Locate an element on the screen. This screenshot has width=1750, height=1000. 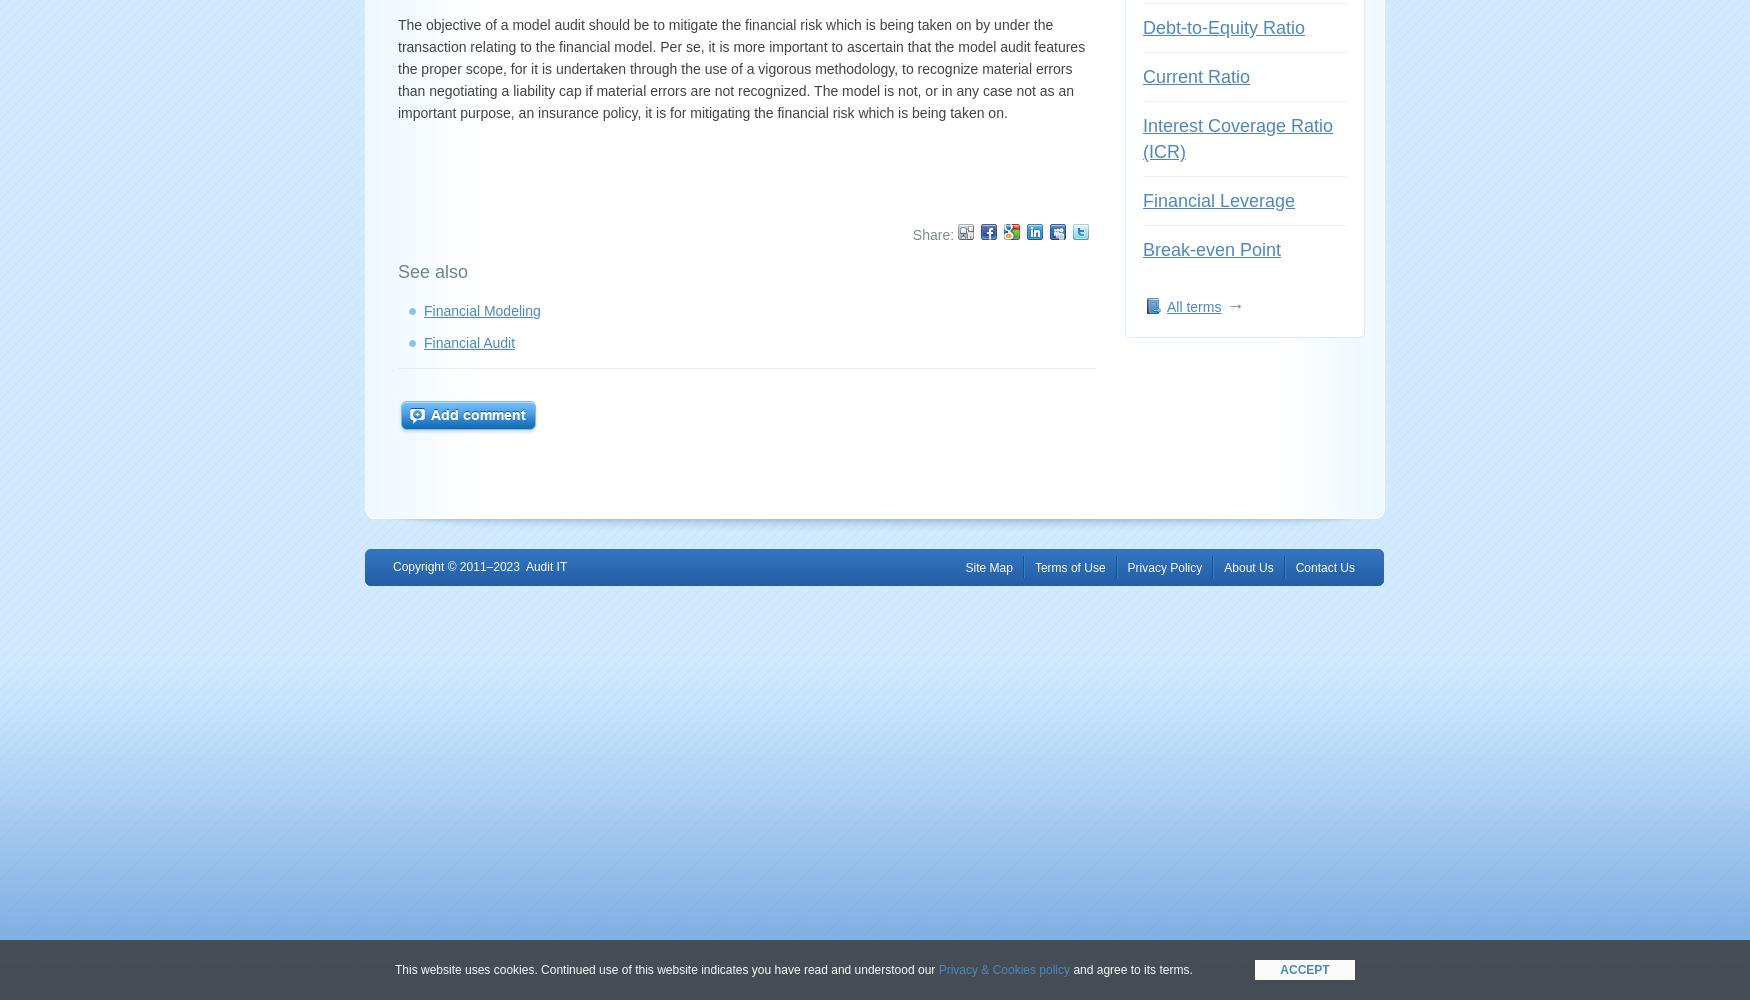
'Privacy Policy' is located at coordinates (1126, 567).